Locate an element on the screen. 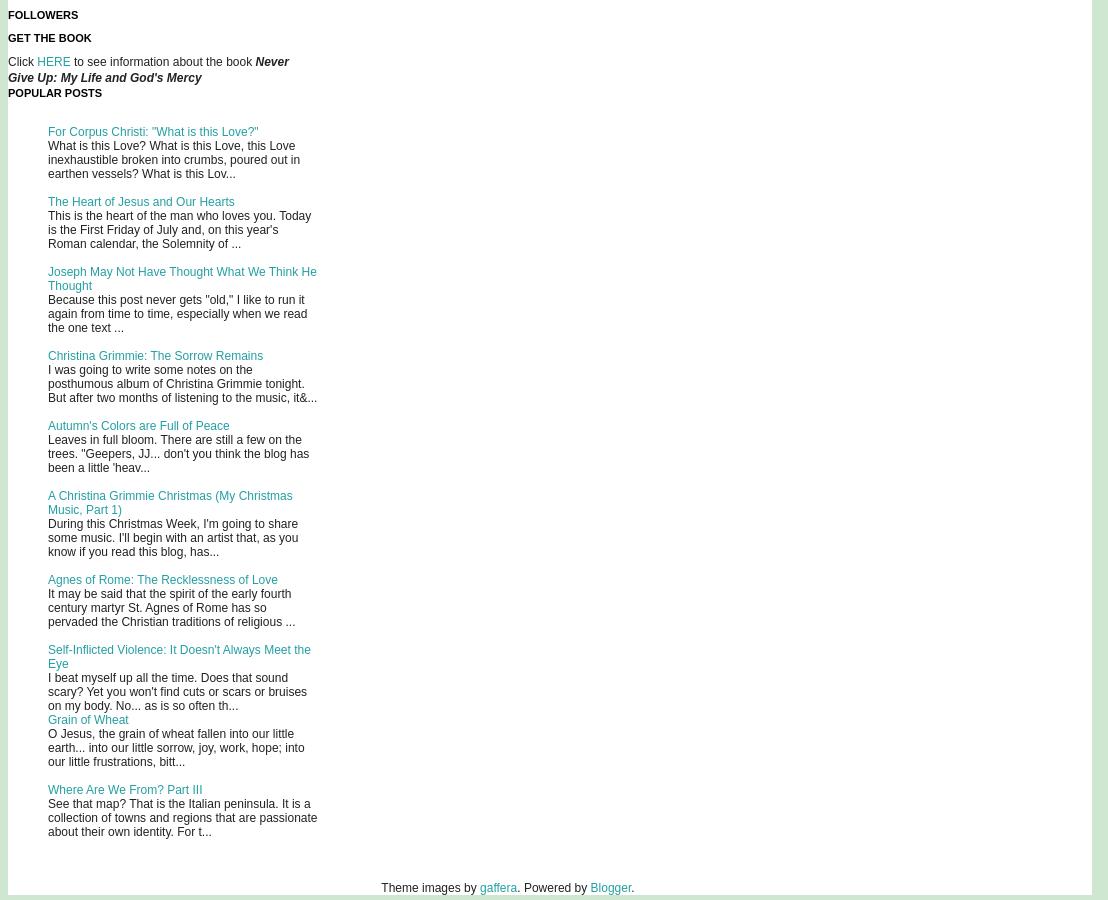 The height and width of the screenshot is (900, 1108). 'Grain of Wheat' is located at coordinates (86, 719).